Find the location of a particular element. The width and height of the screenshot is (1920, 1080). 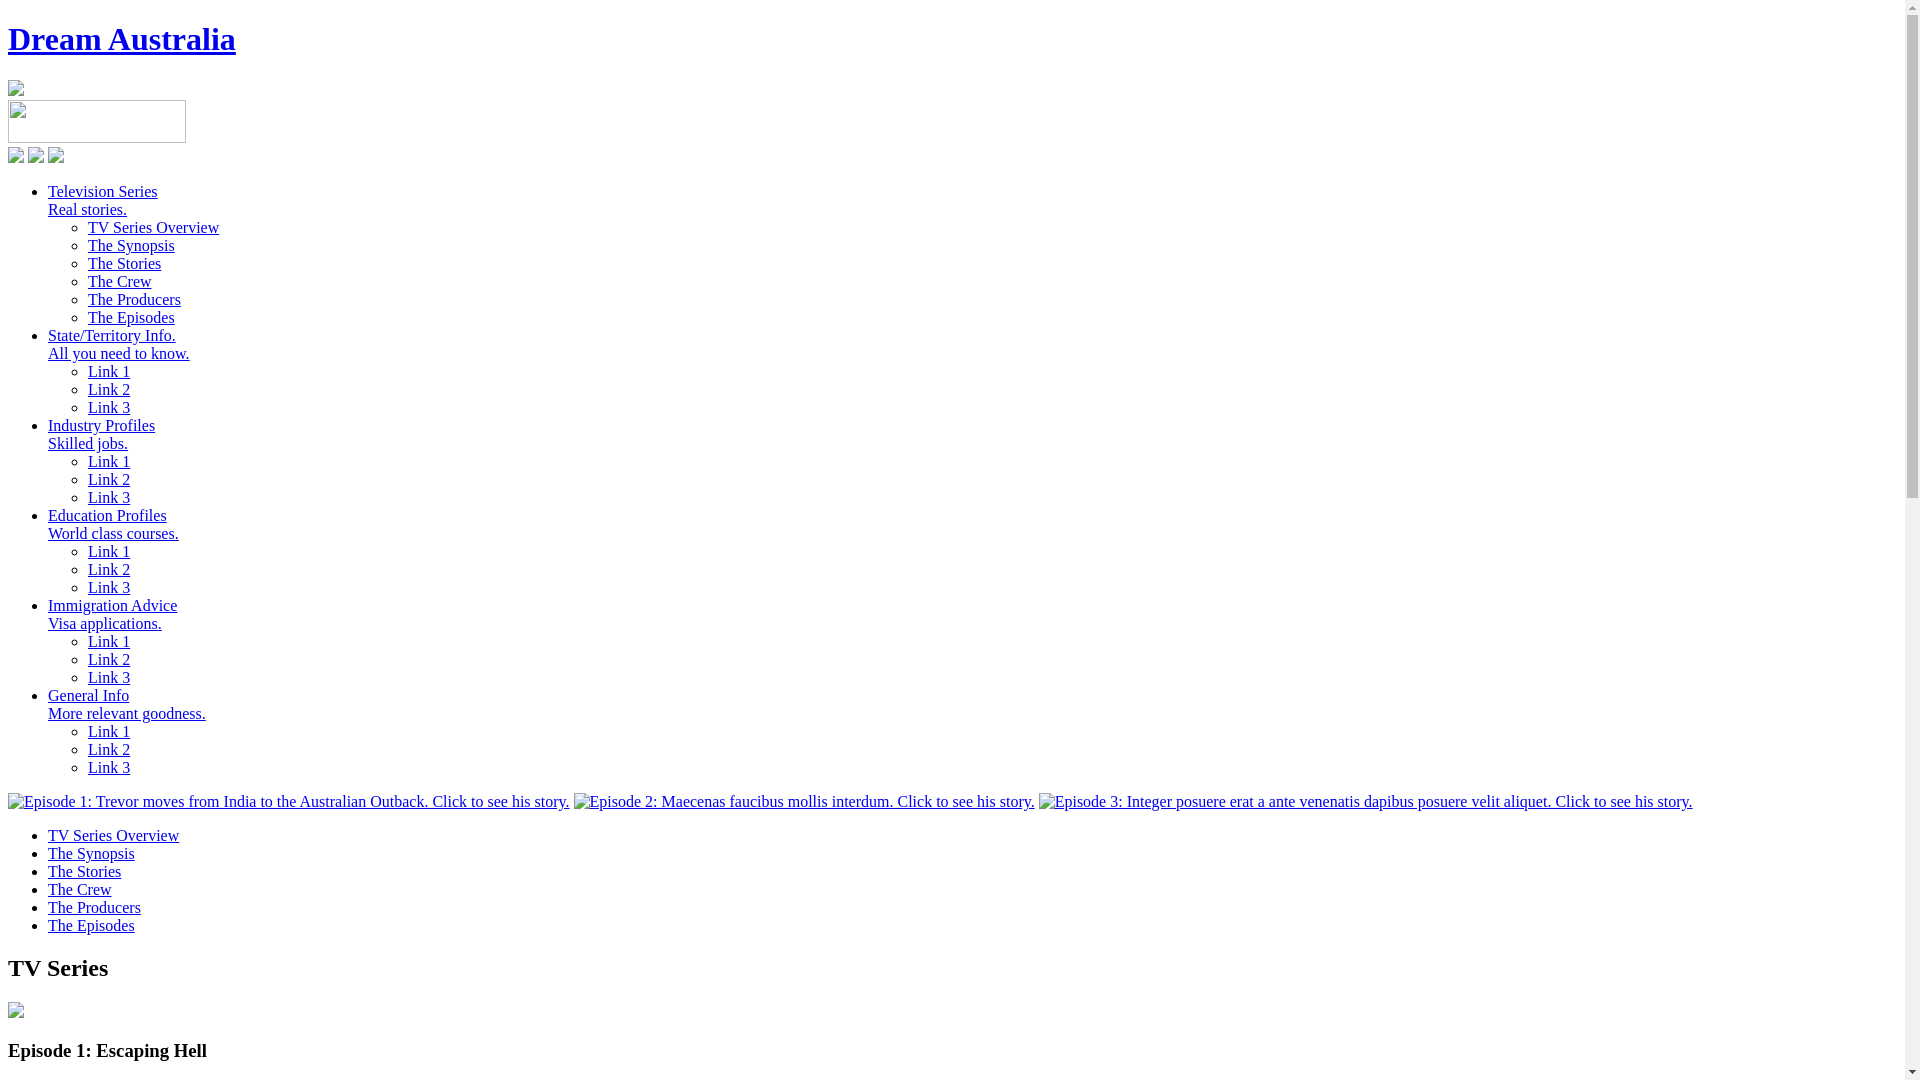

'Link 1' is located at coordinates (108, 551).